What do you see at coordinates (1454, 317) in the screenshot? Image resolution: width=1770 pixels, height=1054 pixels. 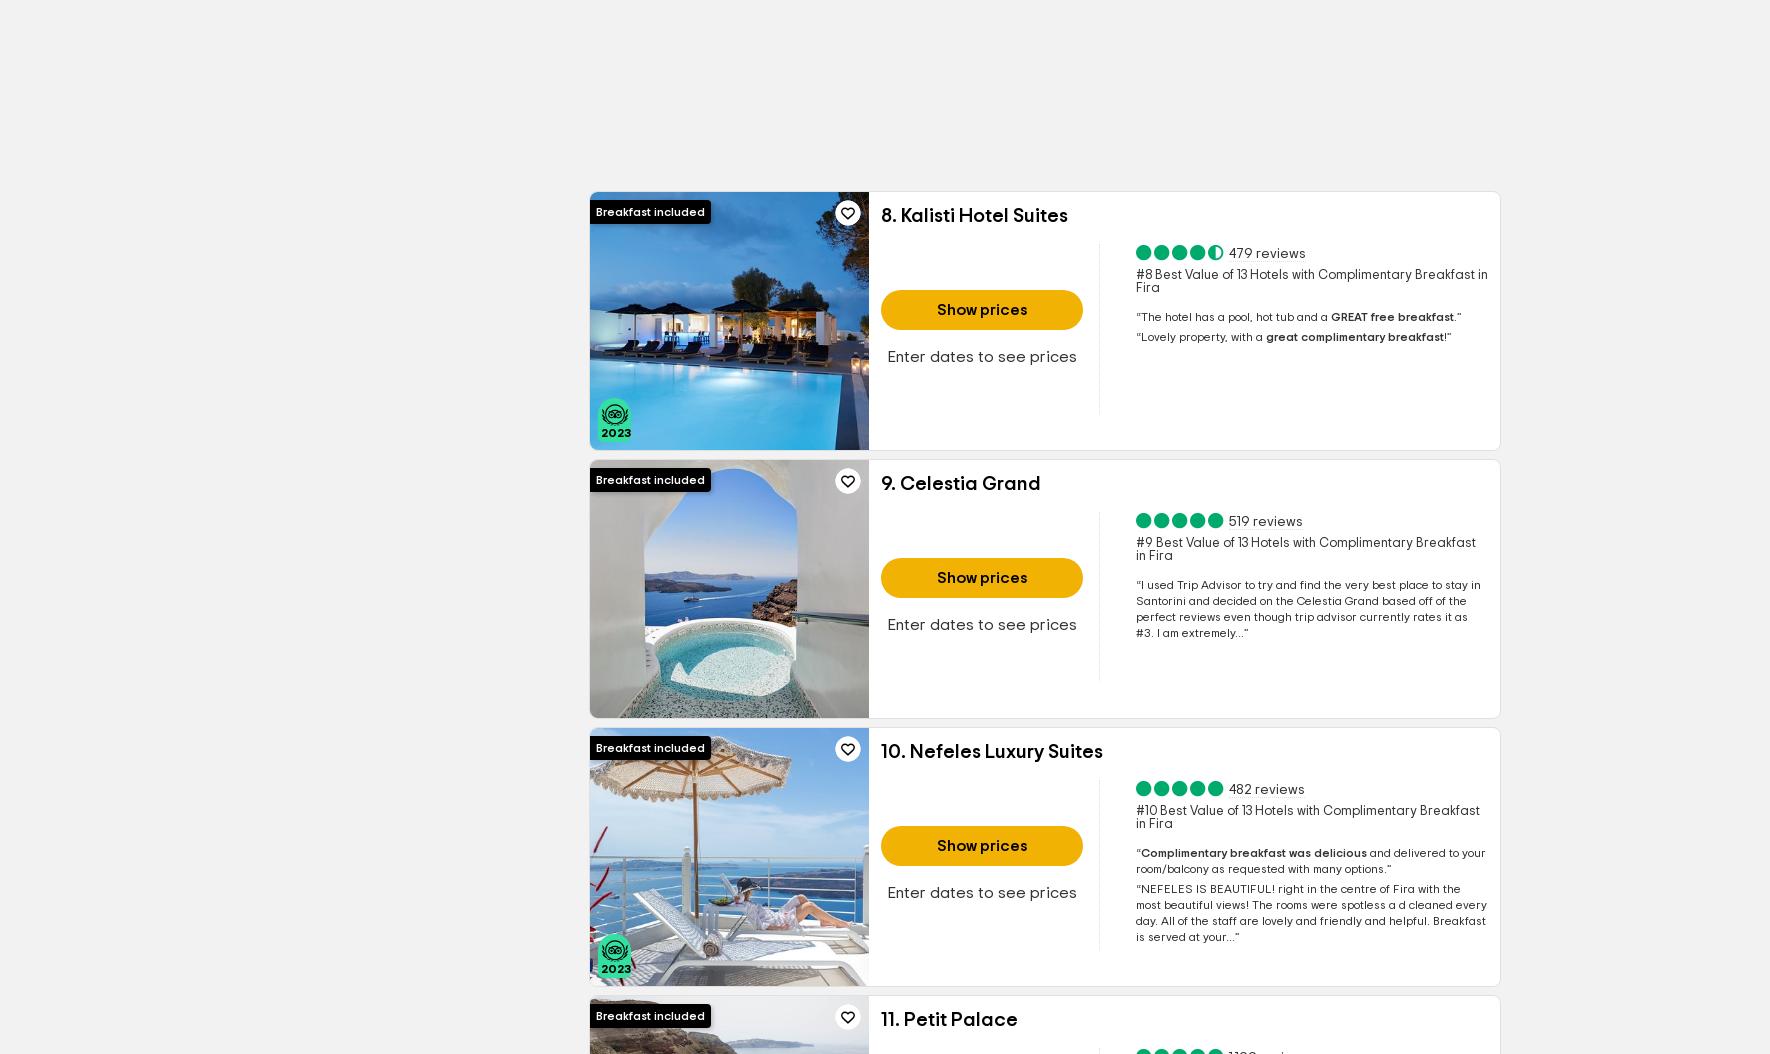 I see `'.'` at bounding box center [1454, 317].